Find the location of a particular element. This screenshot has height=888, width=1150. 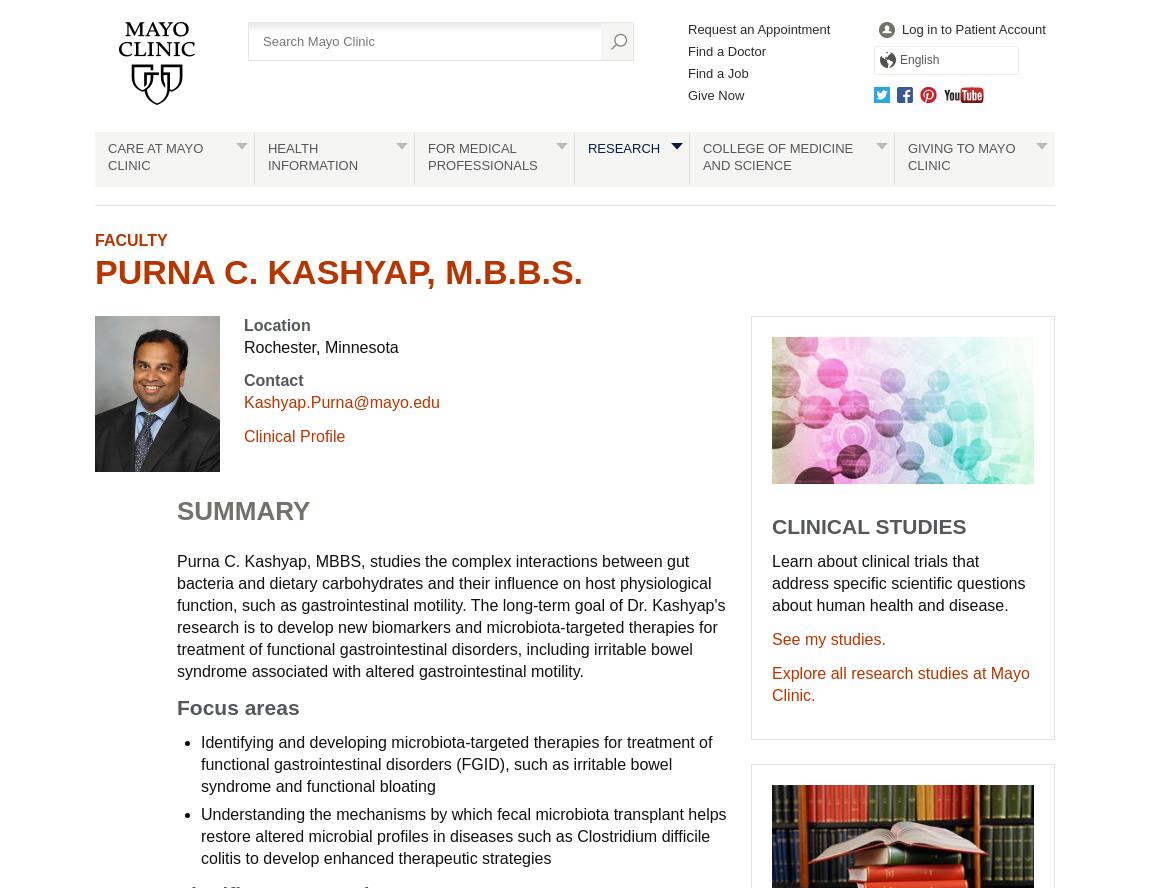

'Giving to Mayo Clinic' is located at coordinates (961, 156).